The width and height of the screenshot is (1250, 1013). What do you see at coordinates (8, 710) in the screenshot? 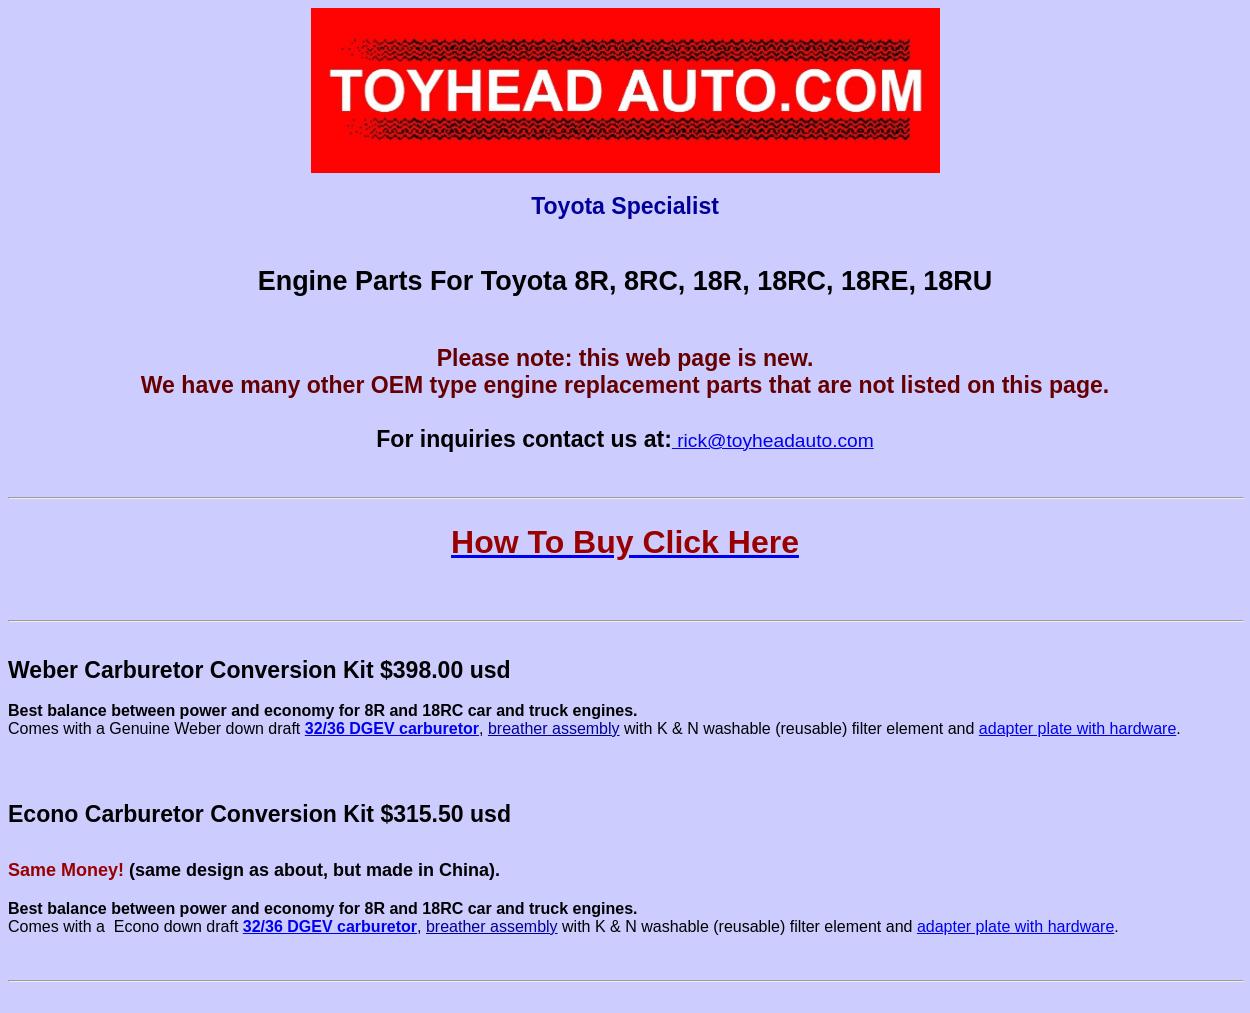
I see `'Best
            balance between power and economy'` at bounding box center [8, 710].